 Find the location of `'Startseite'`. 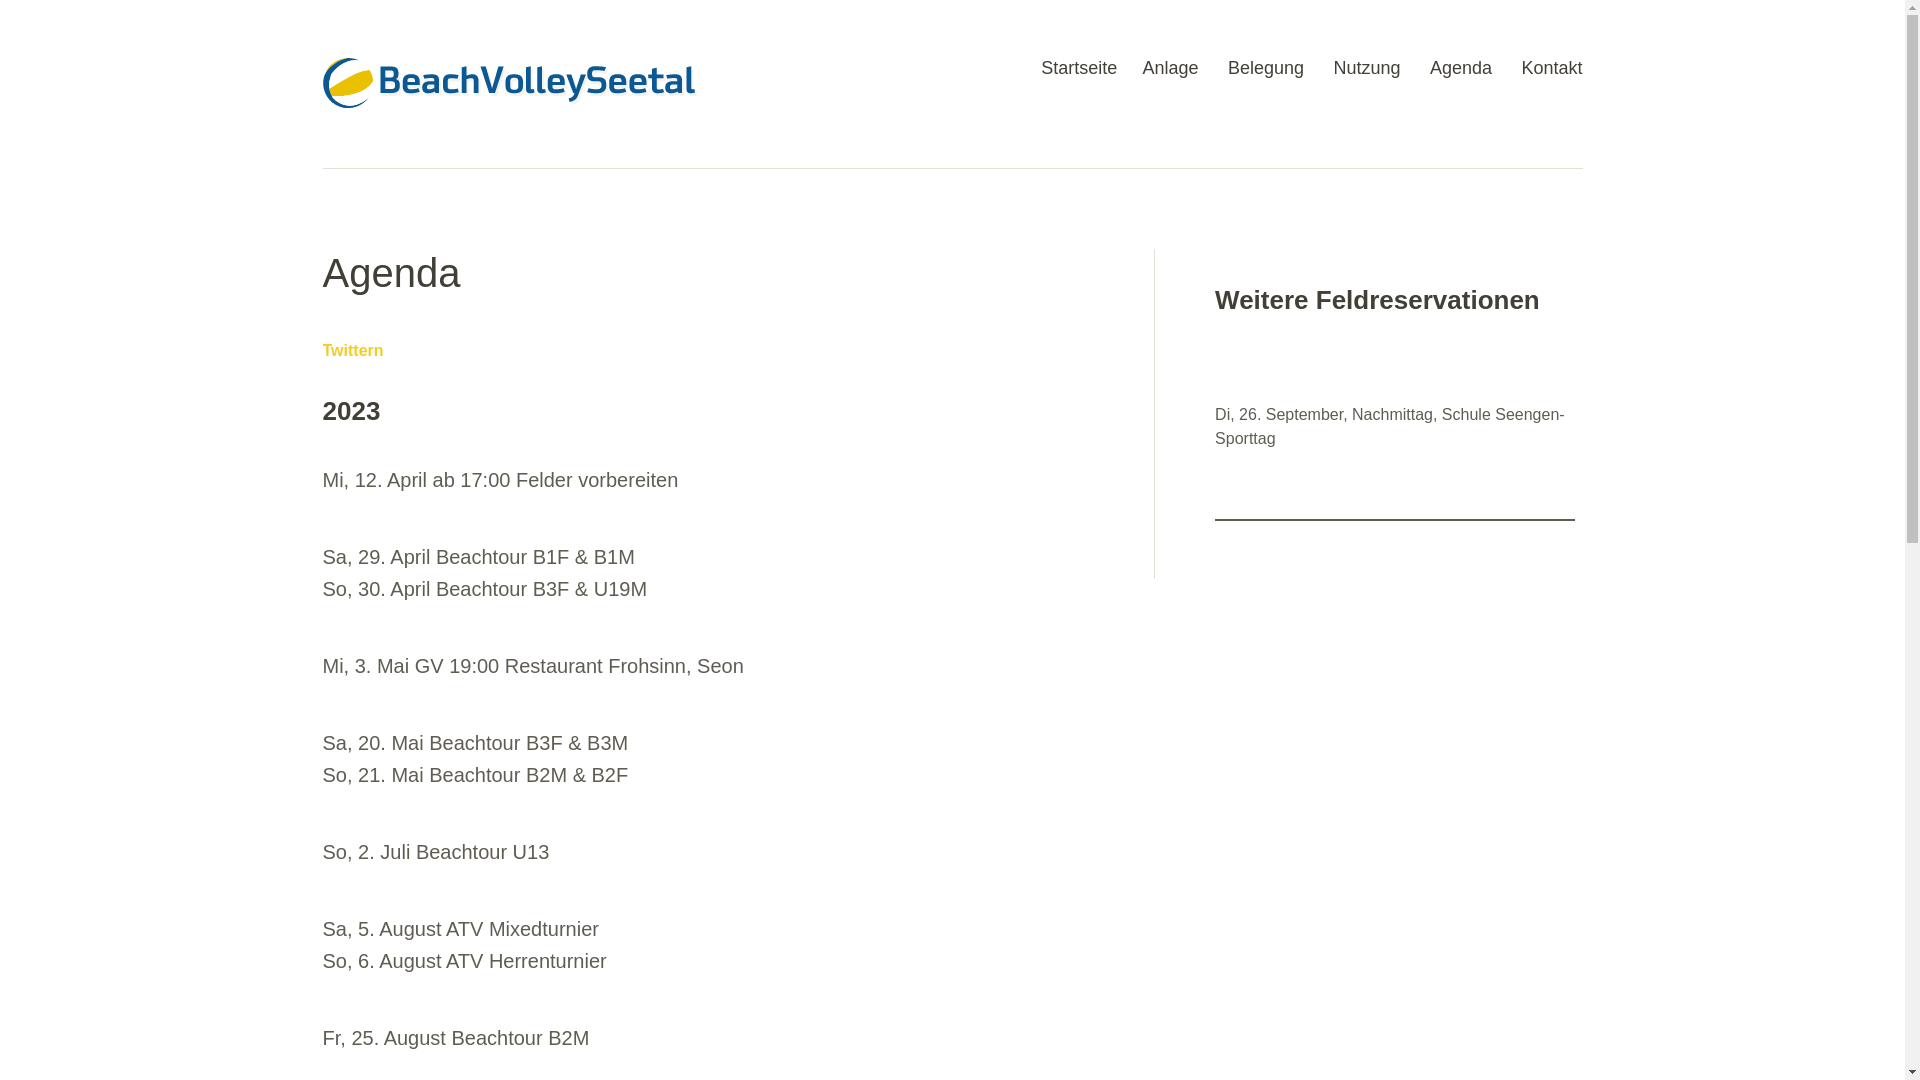

'Startseite' is located at coordinates (1078, 76).